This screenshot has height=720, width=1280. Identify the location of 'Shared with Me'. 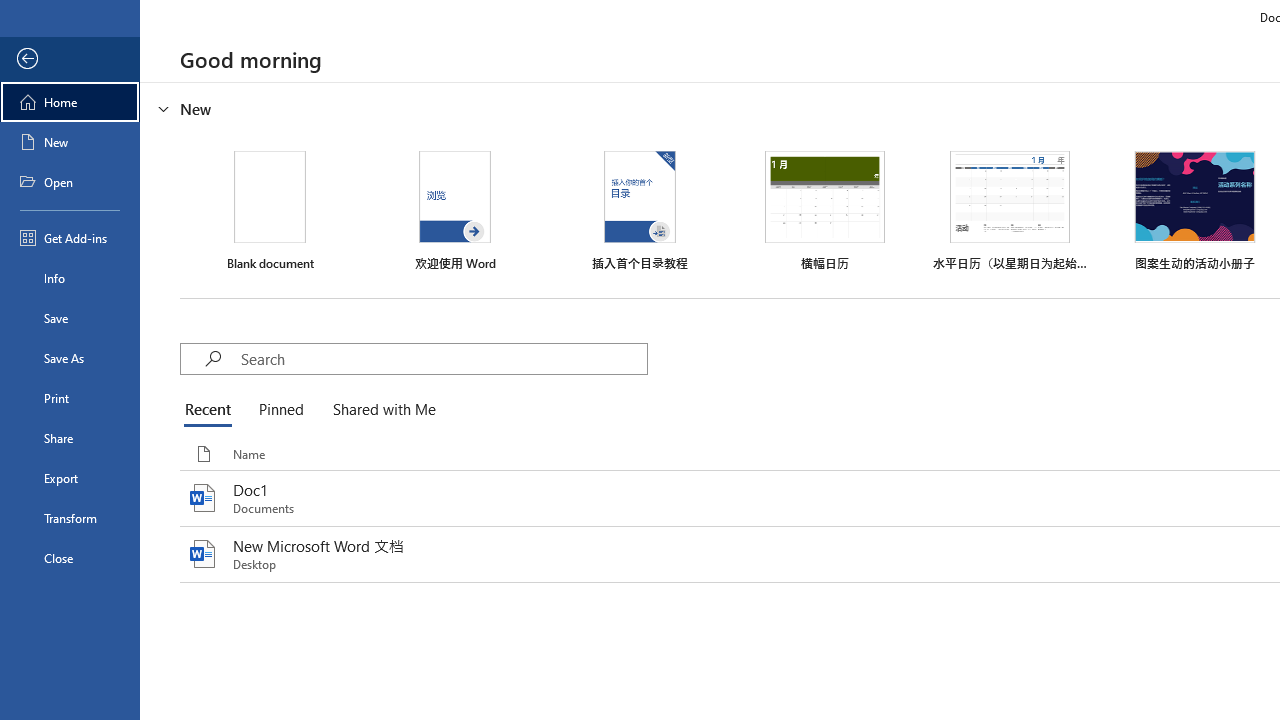
(380, 410).